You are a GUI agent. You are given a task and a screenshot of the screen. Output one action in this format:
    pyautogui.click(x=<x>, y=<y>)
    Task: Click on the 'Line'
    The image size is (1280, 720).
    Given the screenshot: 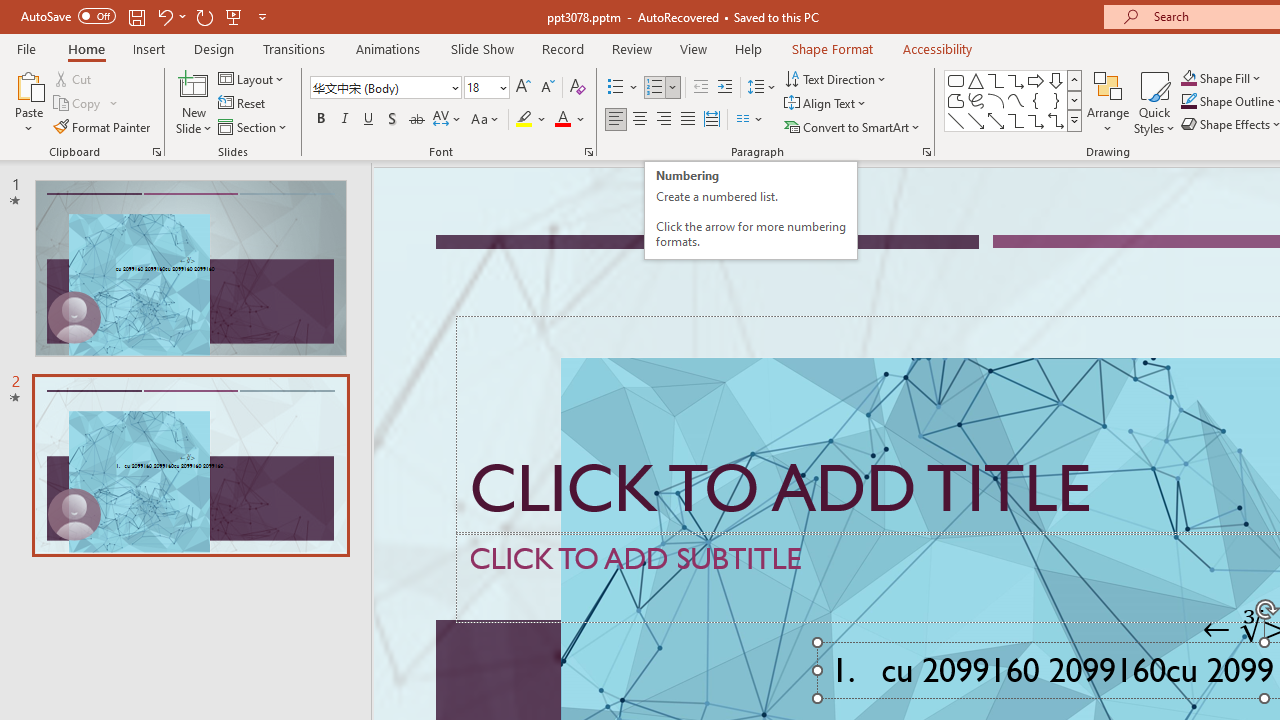 What is the action you would take?
    pyautogui.click(x=955, y=120)
    